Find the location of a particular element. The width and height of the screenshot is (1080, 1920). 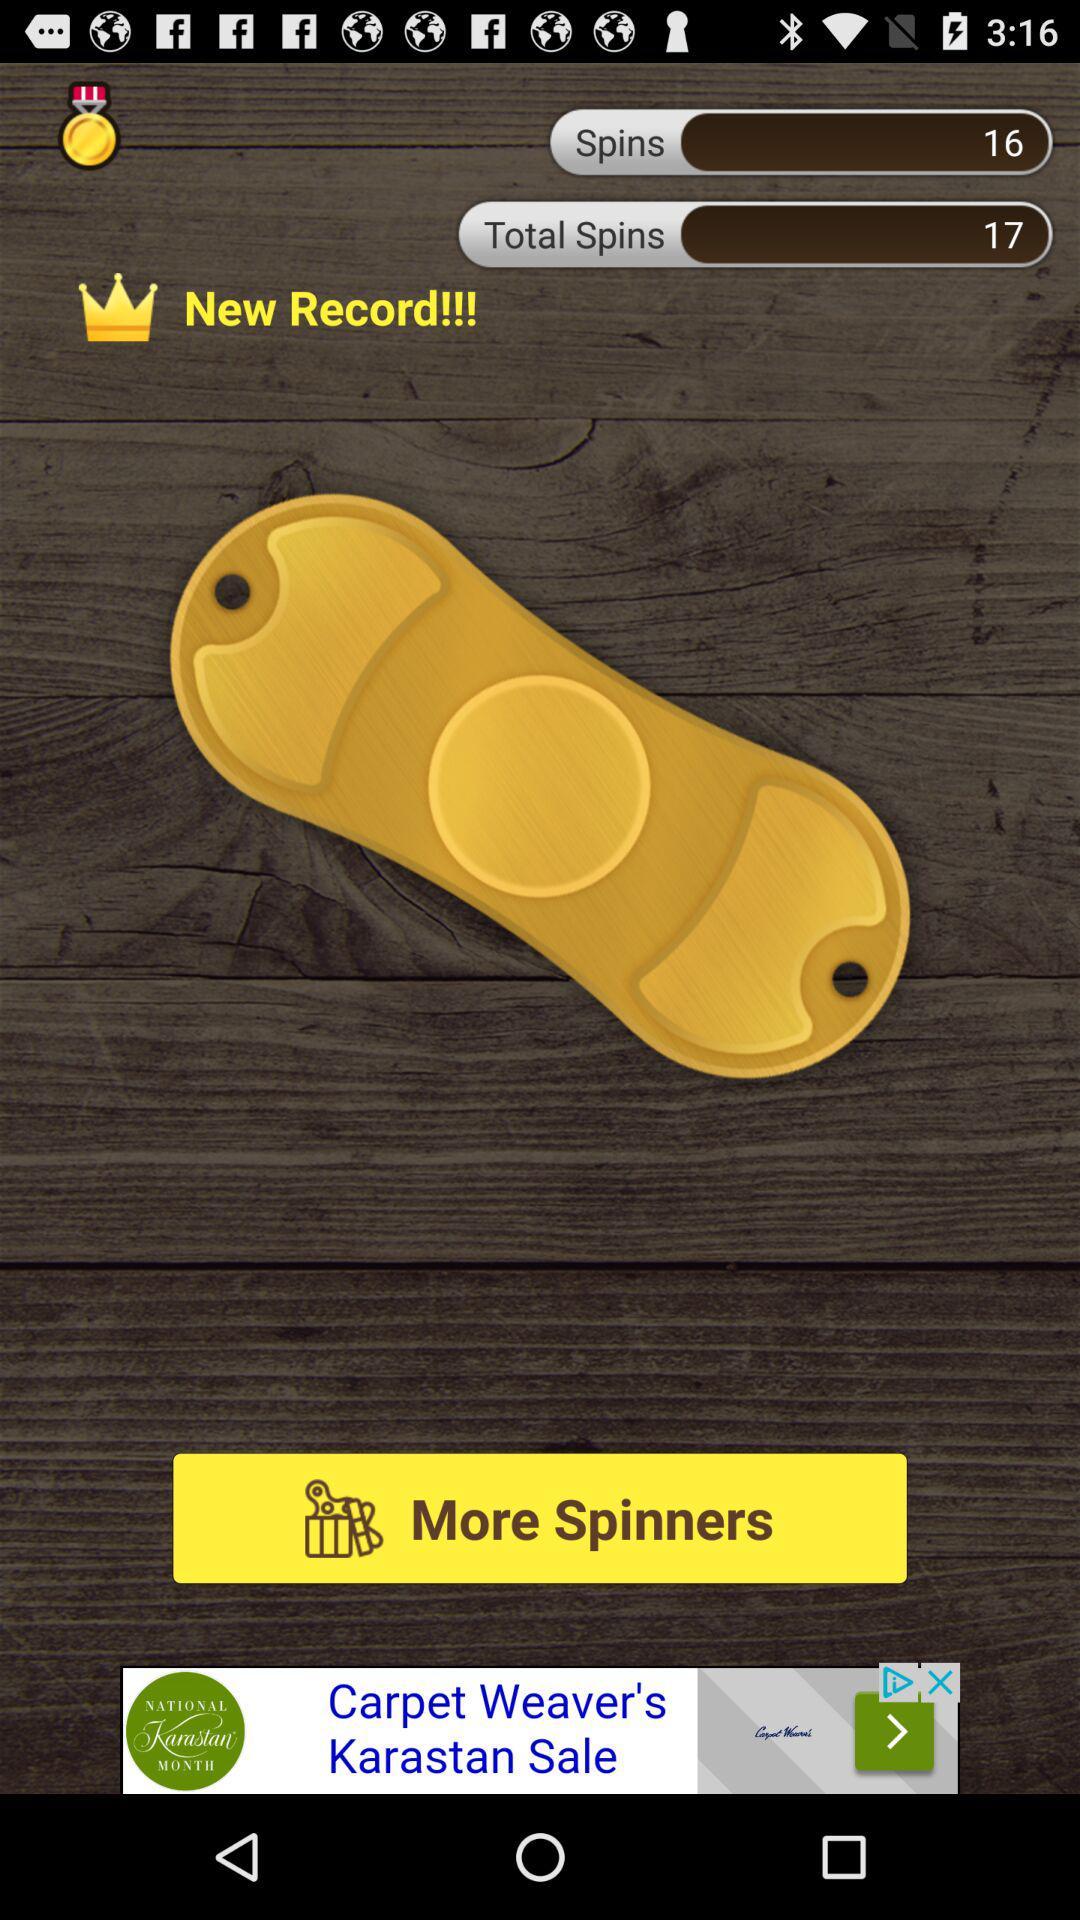

new advertisement go option is located at coordinates (540, 1727).